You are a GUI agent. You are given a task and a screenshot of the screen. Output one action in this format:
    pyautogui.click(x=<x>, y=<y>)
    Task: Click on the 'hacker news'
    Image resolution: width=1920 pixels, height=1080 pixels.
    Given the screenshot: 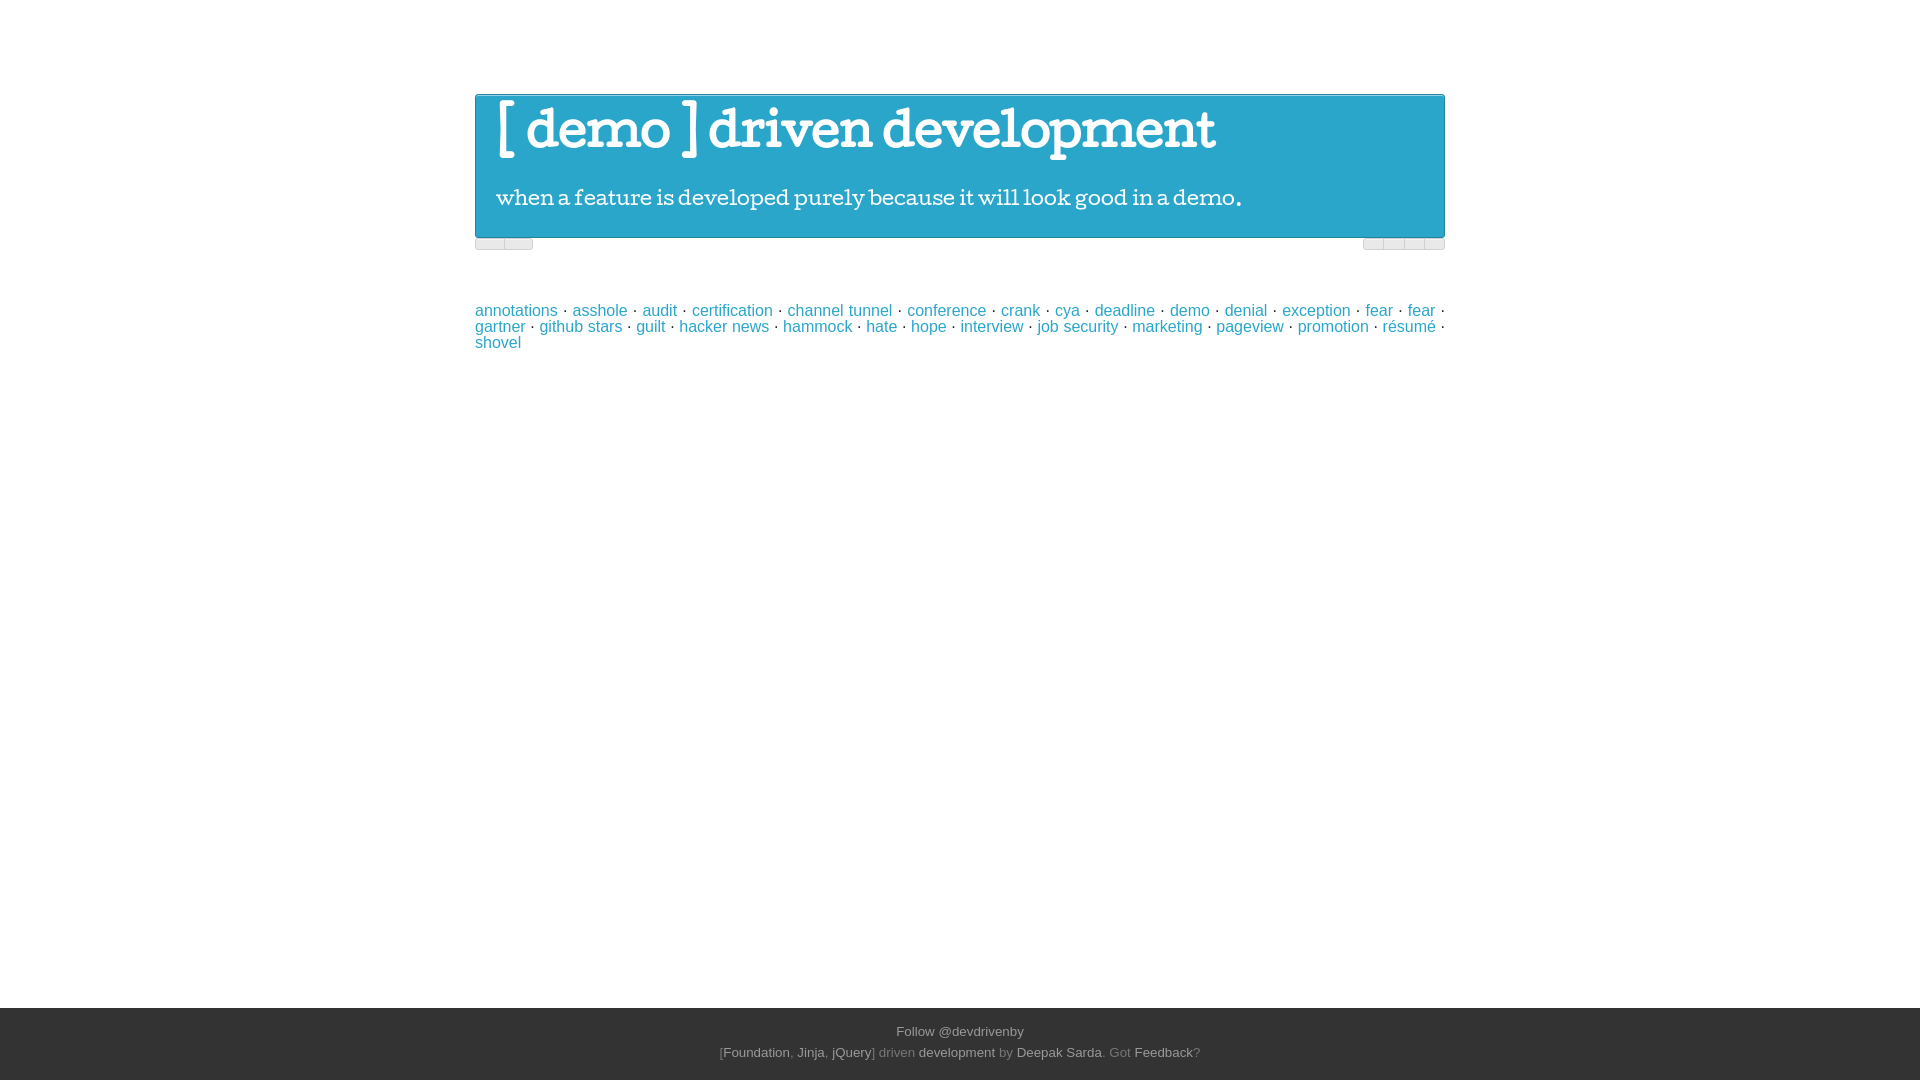 What is the action you would take?
    pyautogui.click(x=723, y=325)
    